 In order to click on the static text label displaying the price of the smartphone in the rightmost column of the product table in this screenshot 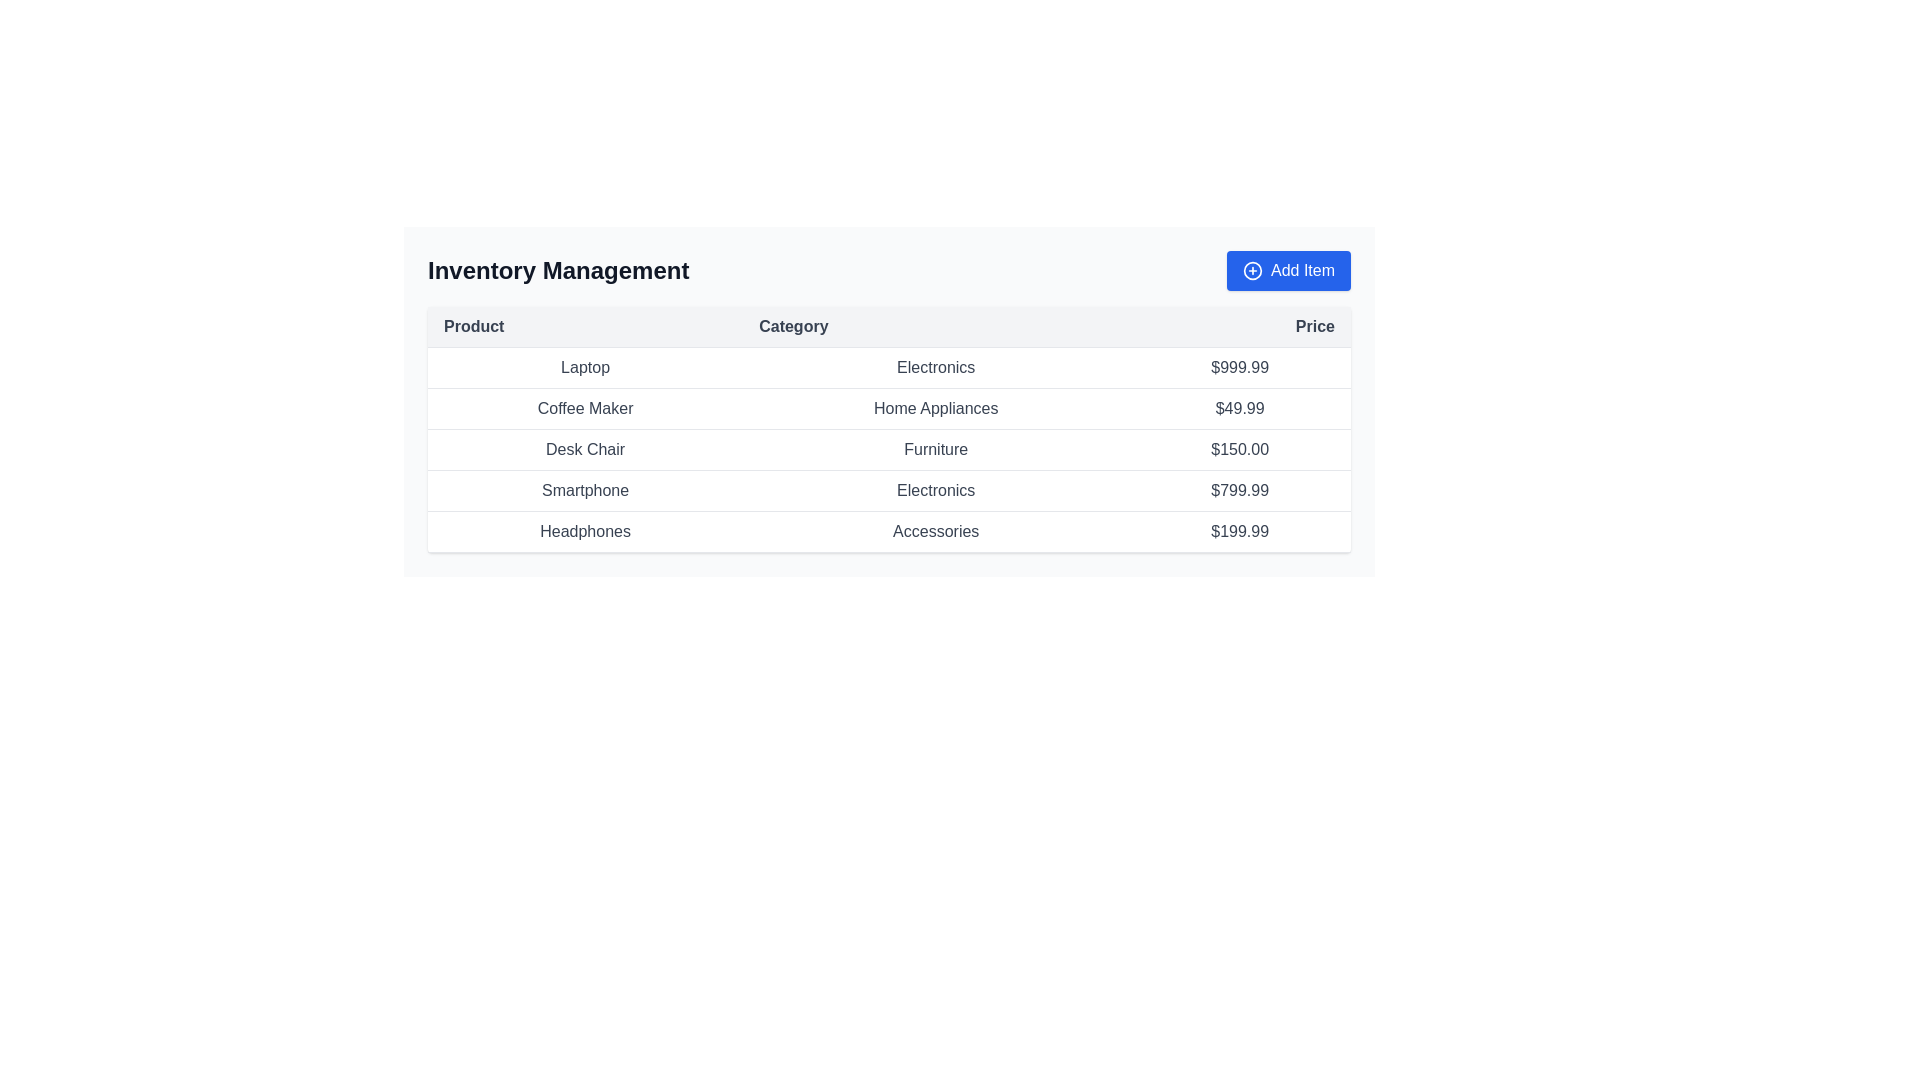, I will do `click(1239, 490)`.